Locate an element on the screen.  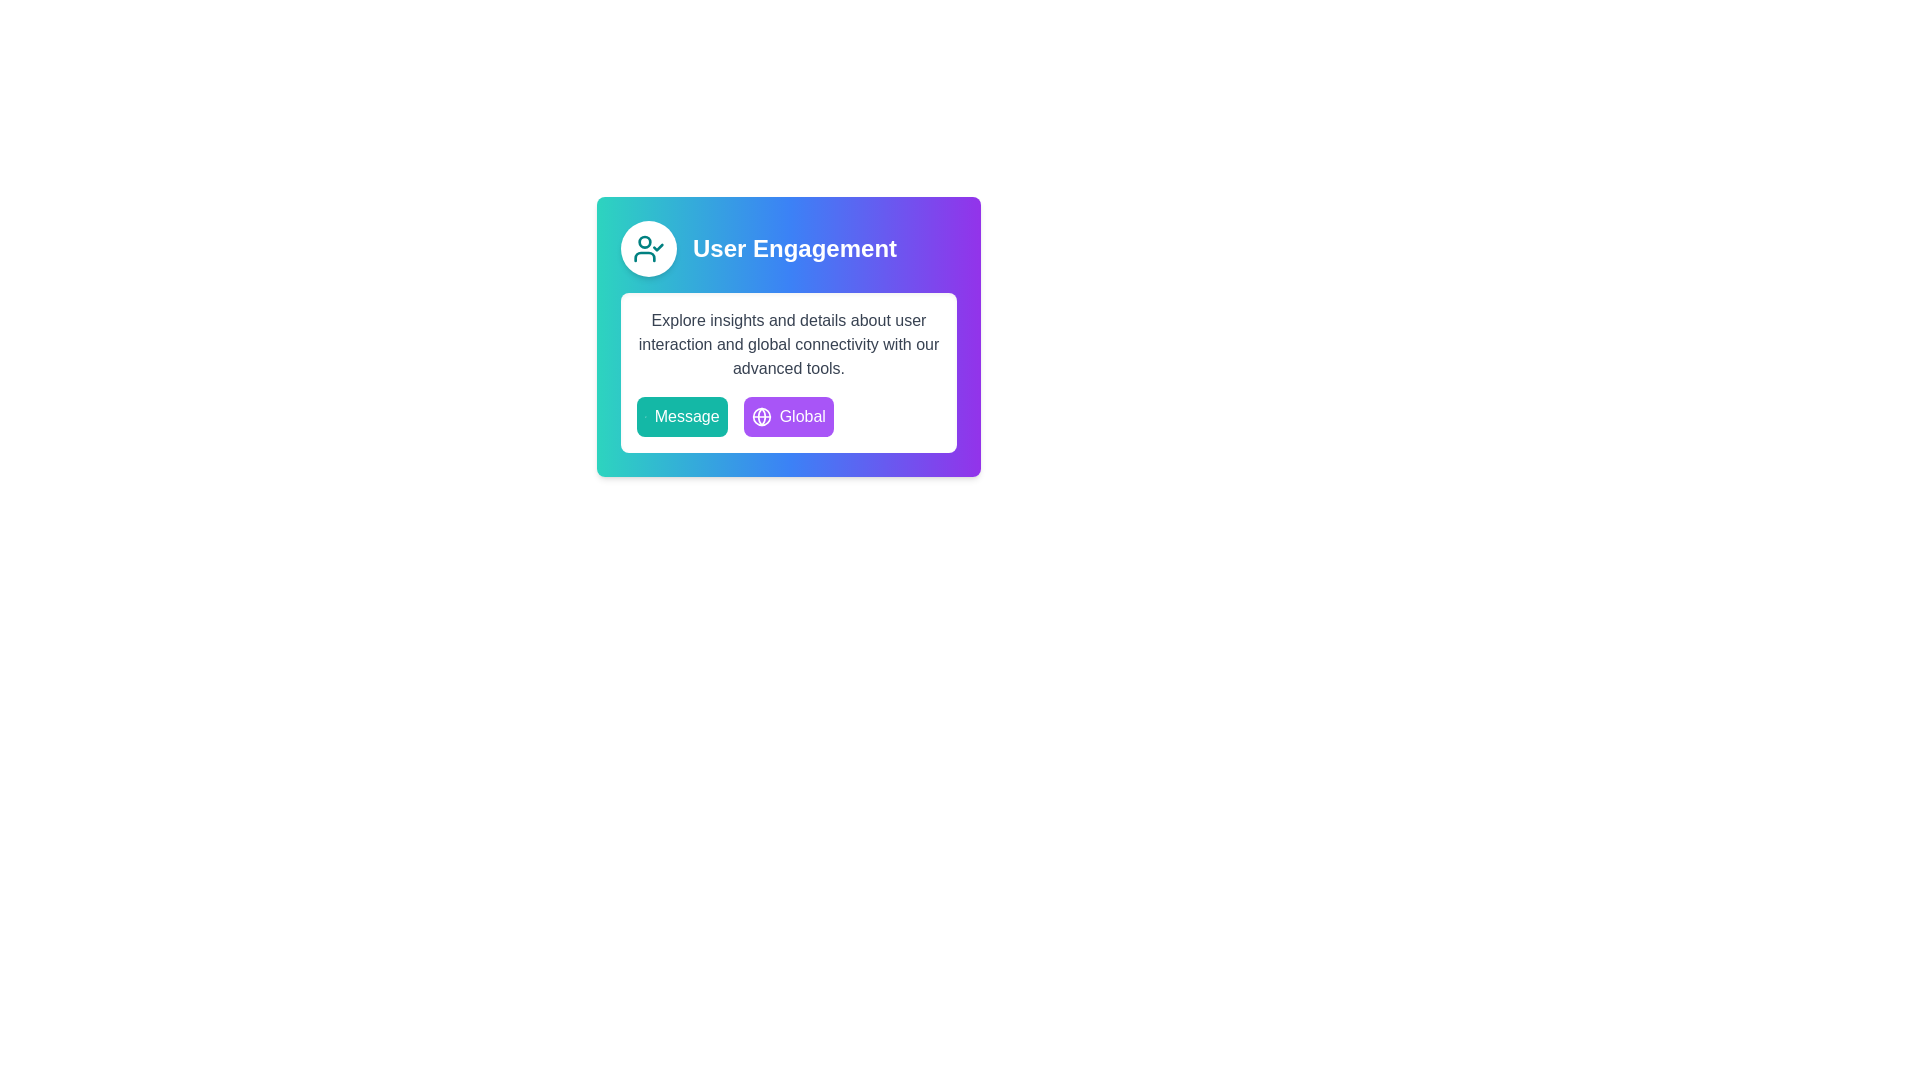
the rectangular button with a purple background labeled 'Global' is located at coordinates (787, 415).